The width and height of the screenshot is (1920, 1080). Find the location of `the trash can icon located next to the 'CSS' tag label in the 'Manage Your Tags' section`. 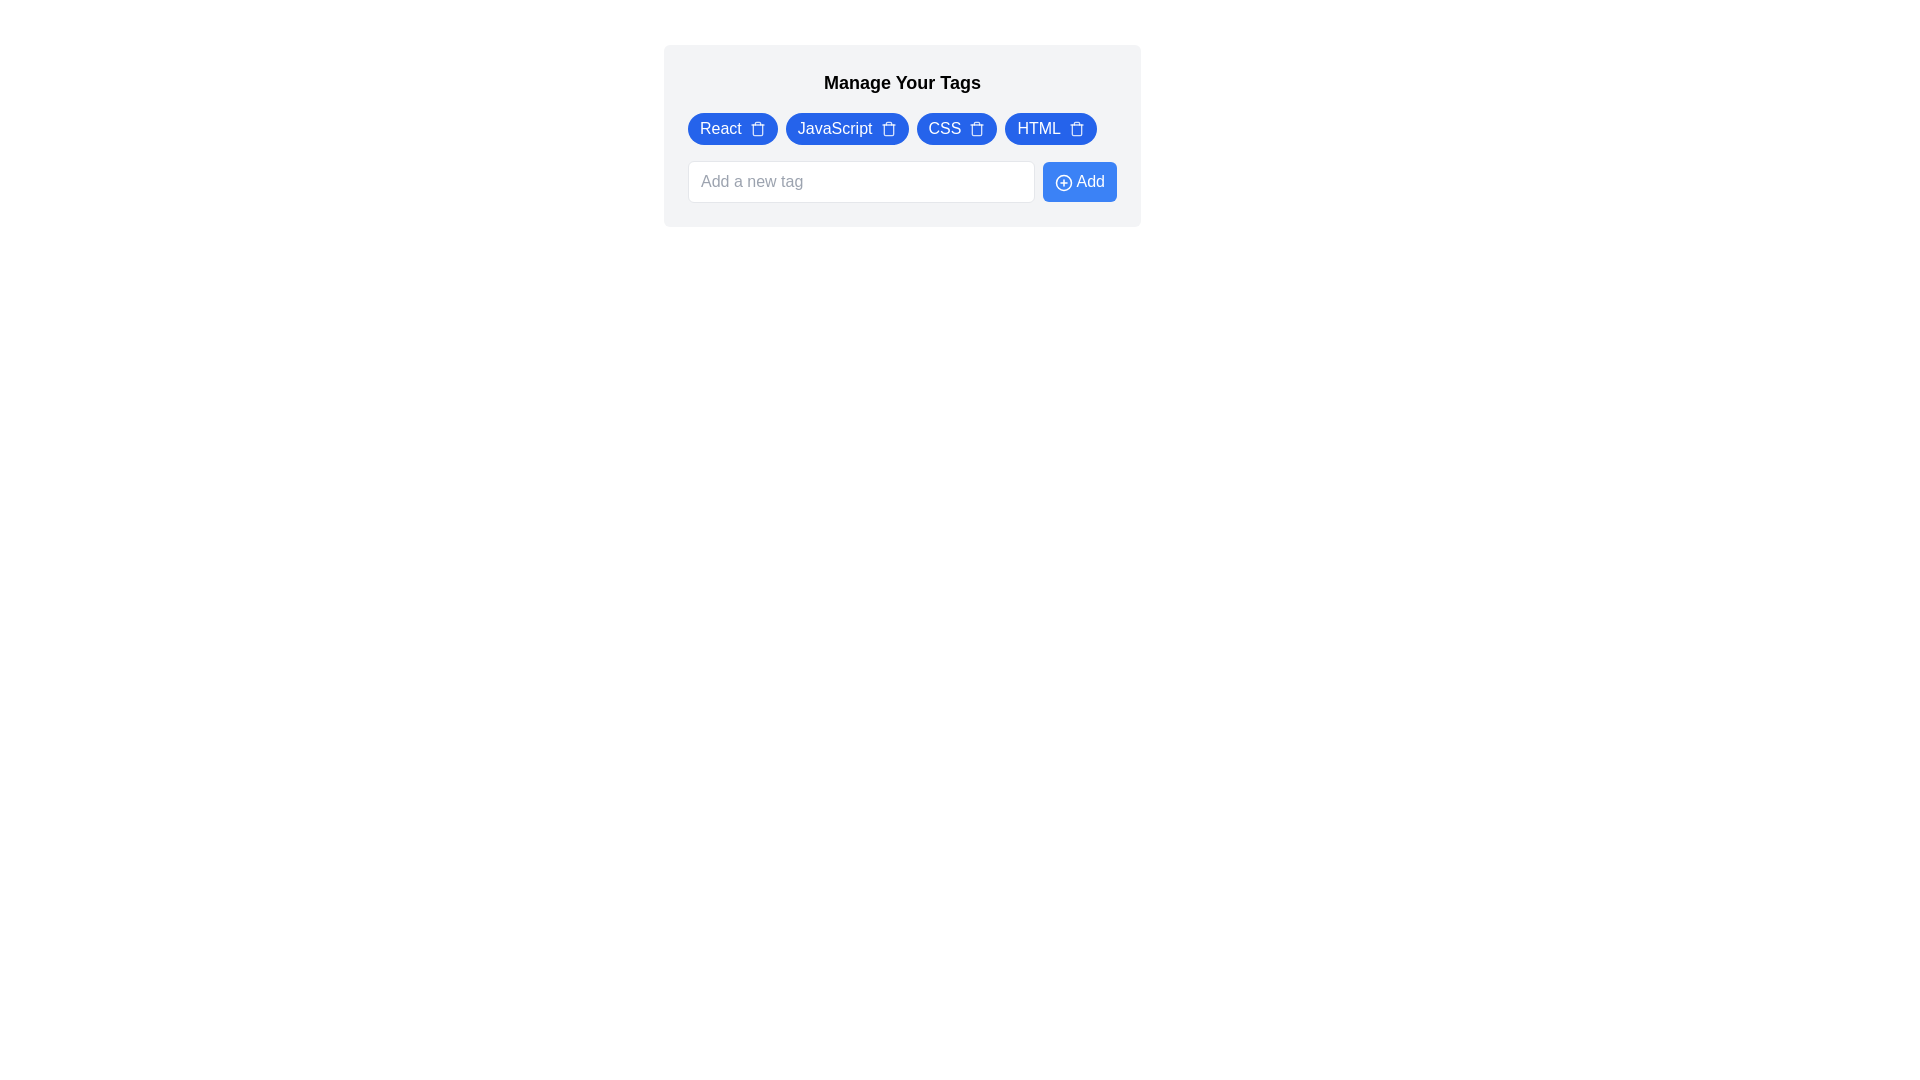

the trash can icon located next to the 'CSS' tag label in the 'Manage Your Tags' section is located at coordinates (977, 130).